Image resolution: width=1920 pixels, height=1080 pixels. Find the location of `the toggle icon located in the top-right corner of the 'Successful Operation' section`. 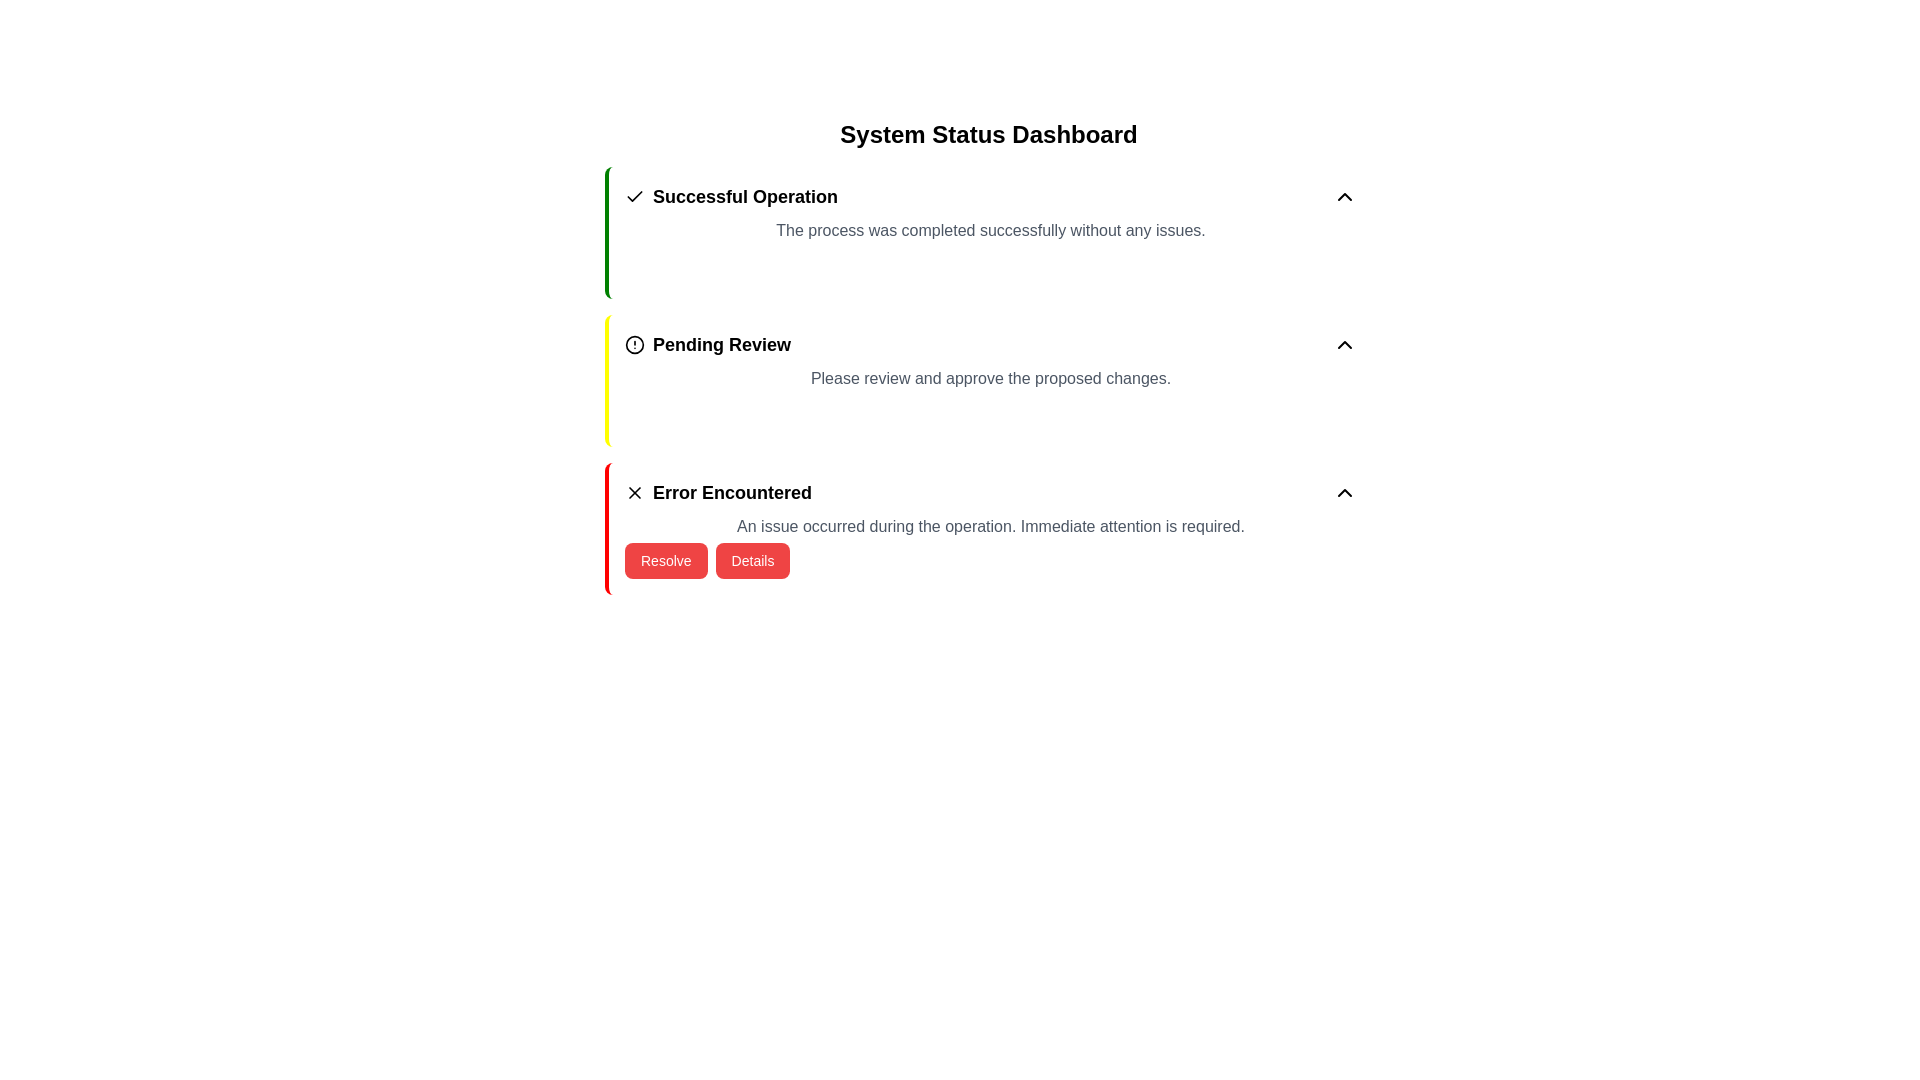

the toggle icon located in the top-right corner of the 'Successful Operation' section is located at coordinates (1344, 196).